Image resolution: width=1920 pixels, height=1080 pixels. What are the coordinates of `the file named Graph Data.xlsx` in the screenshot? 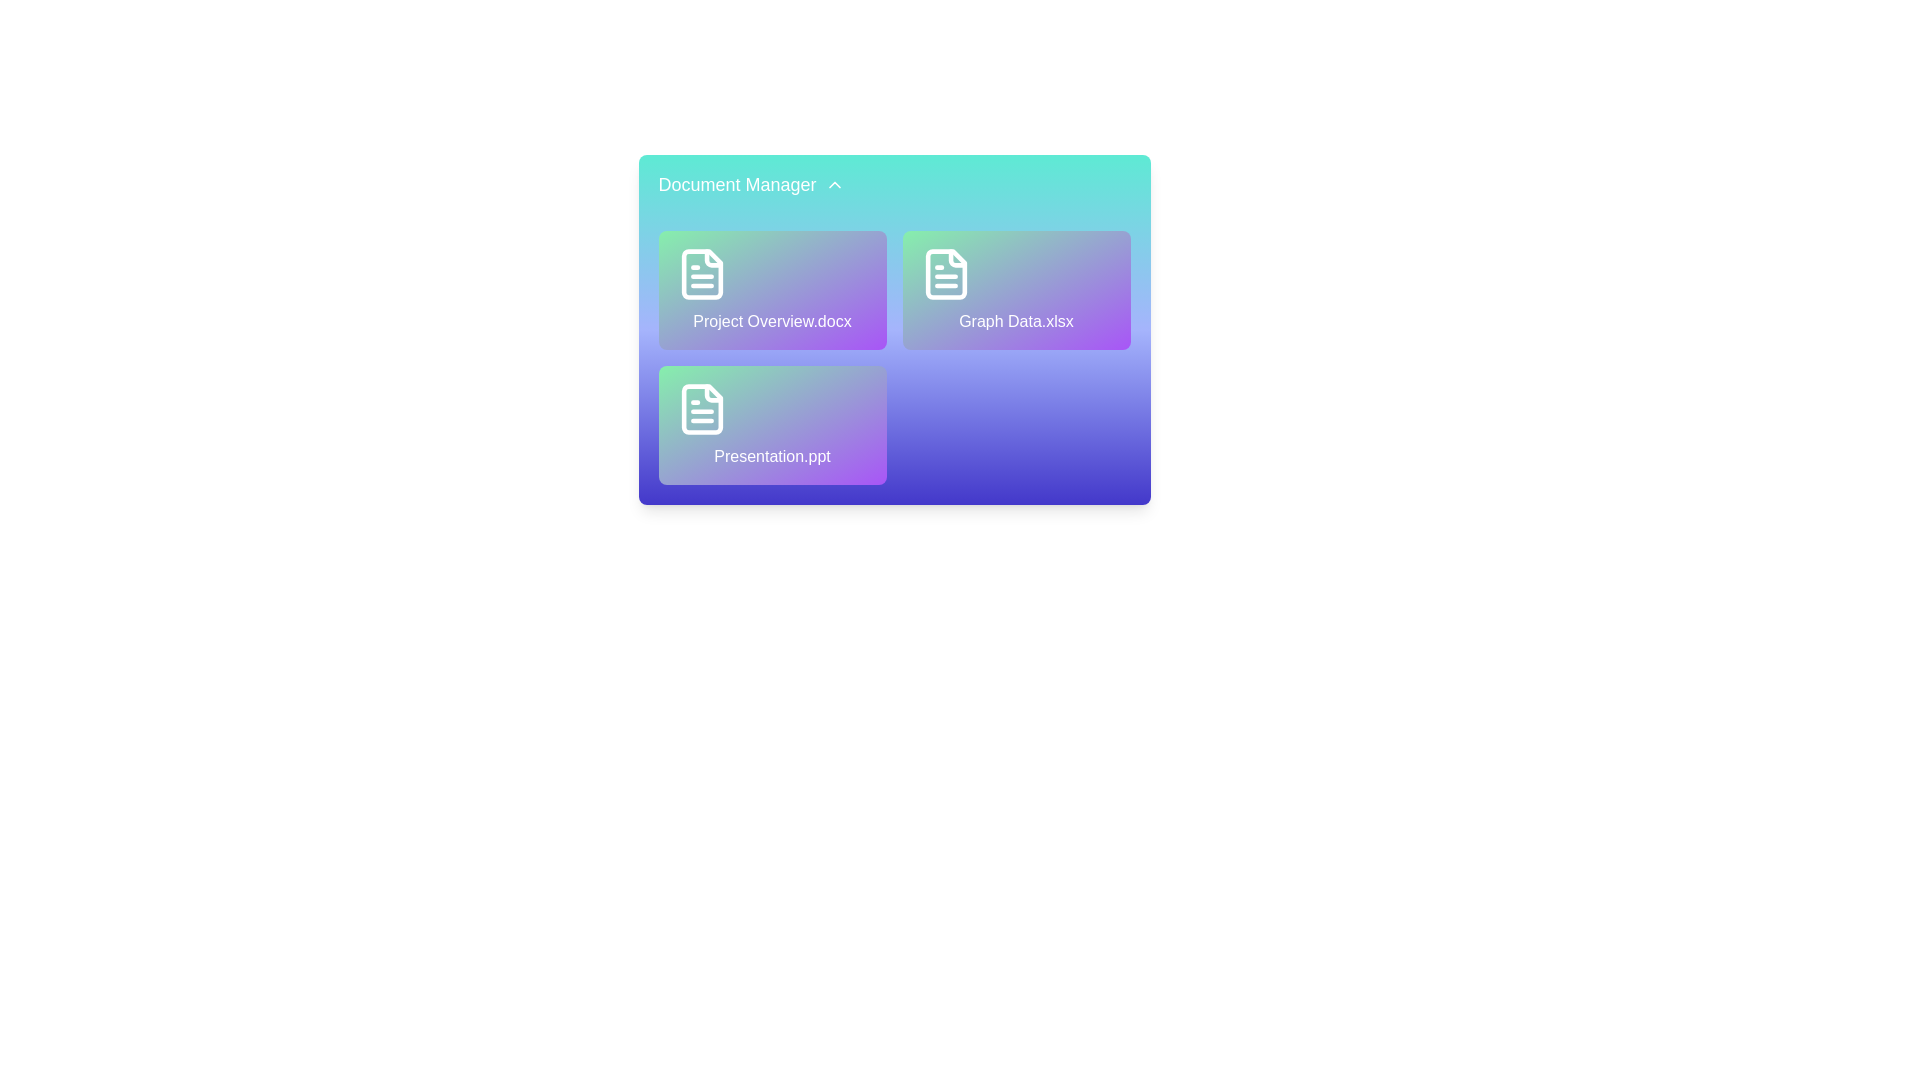 It's located at (1016, 290).